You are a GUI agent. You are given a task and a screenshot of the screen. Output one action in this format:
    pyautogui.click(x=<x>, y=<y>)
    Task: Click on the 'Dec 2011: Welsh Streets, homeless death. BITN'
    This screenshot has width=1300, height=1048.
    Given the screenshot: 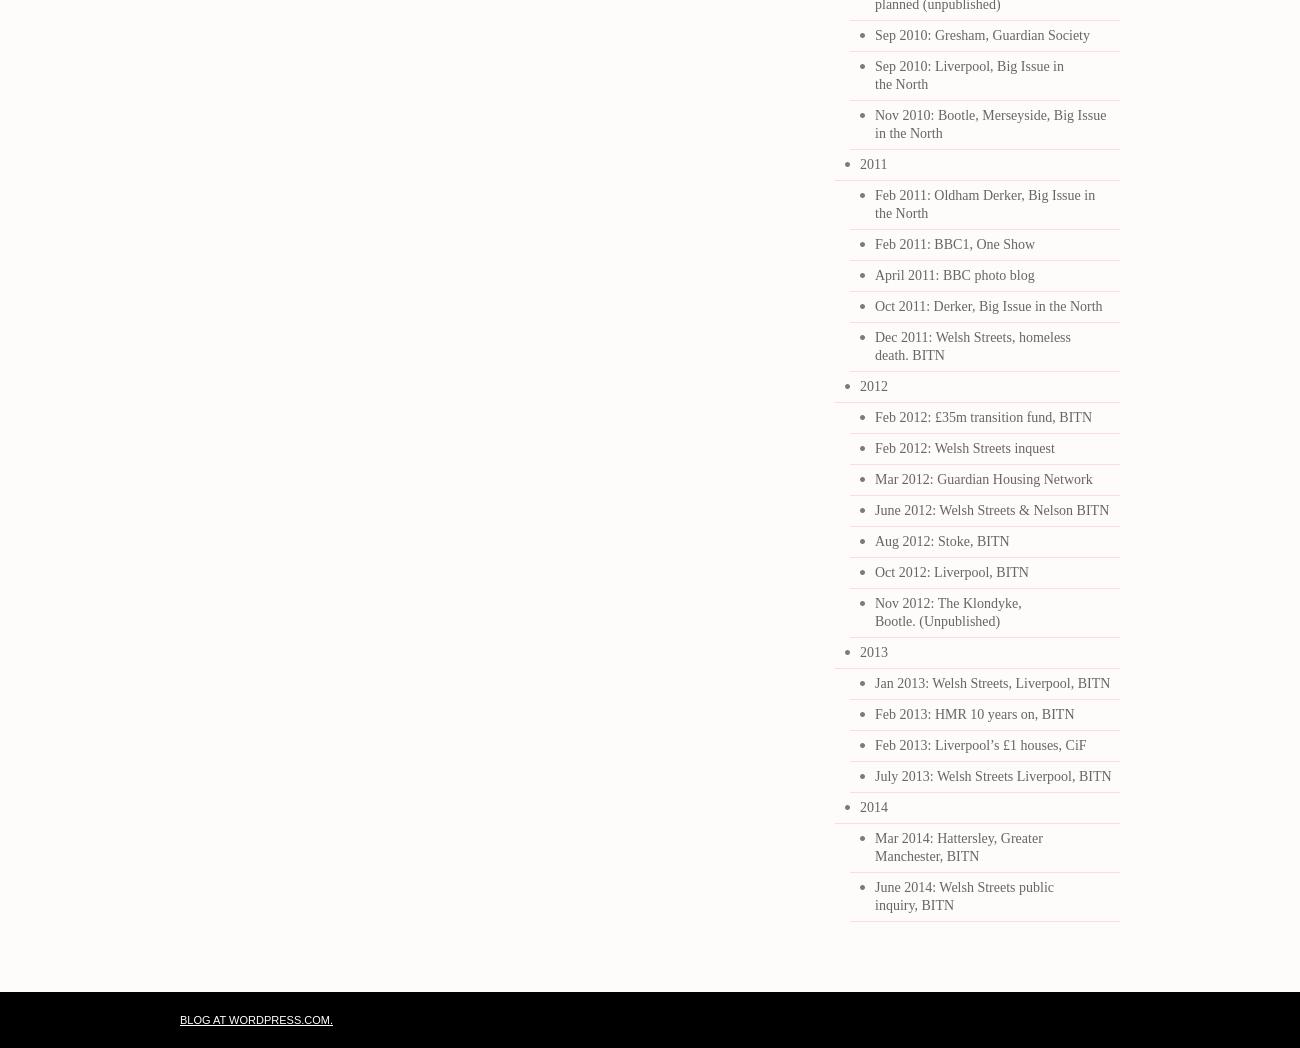 What is the action you would take?
    pyautogui.click(x=874, y=346)
    